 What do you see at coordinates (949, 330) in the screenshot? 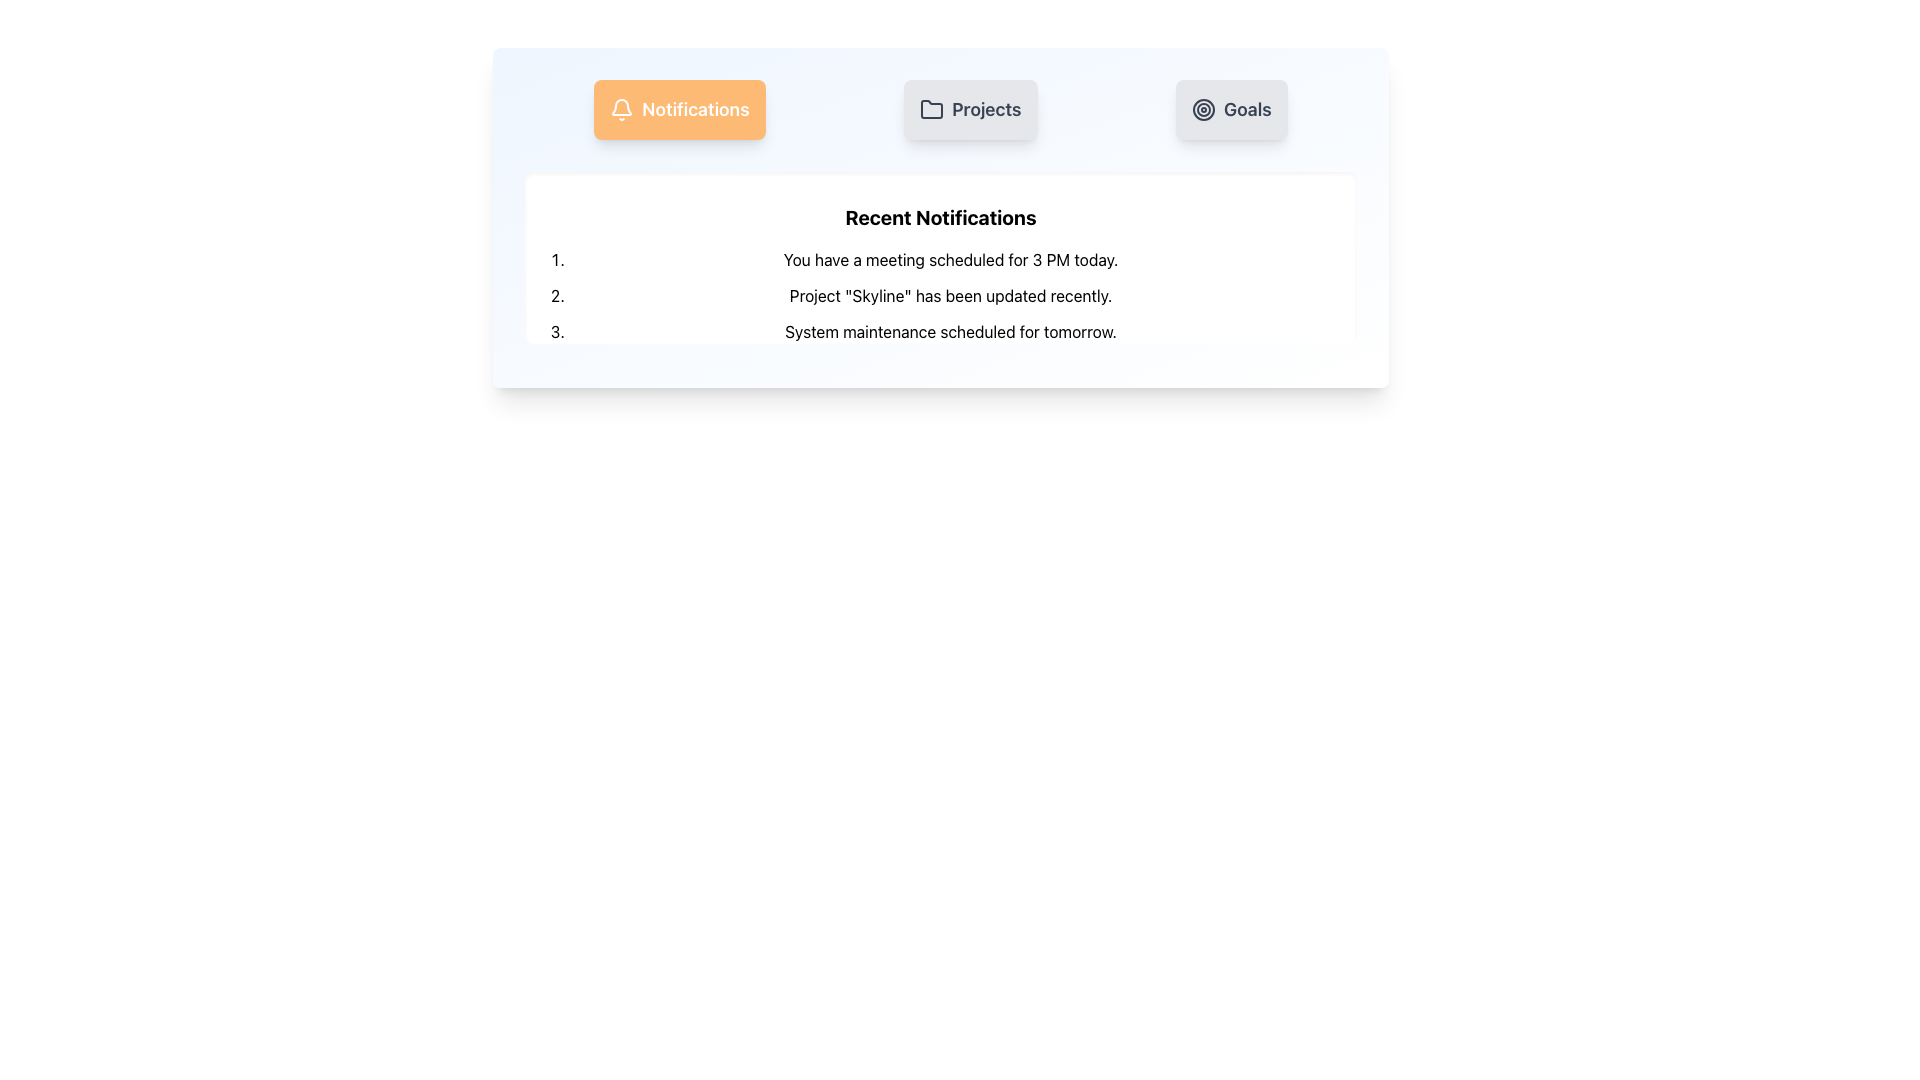
I see `the notification text element about the scheduled system maintenance, which is the last item in the 'Recent Notifications' card` at bounding box center [949, 330].